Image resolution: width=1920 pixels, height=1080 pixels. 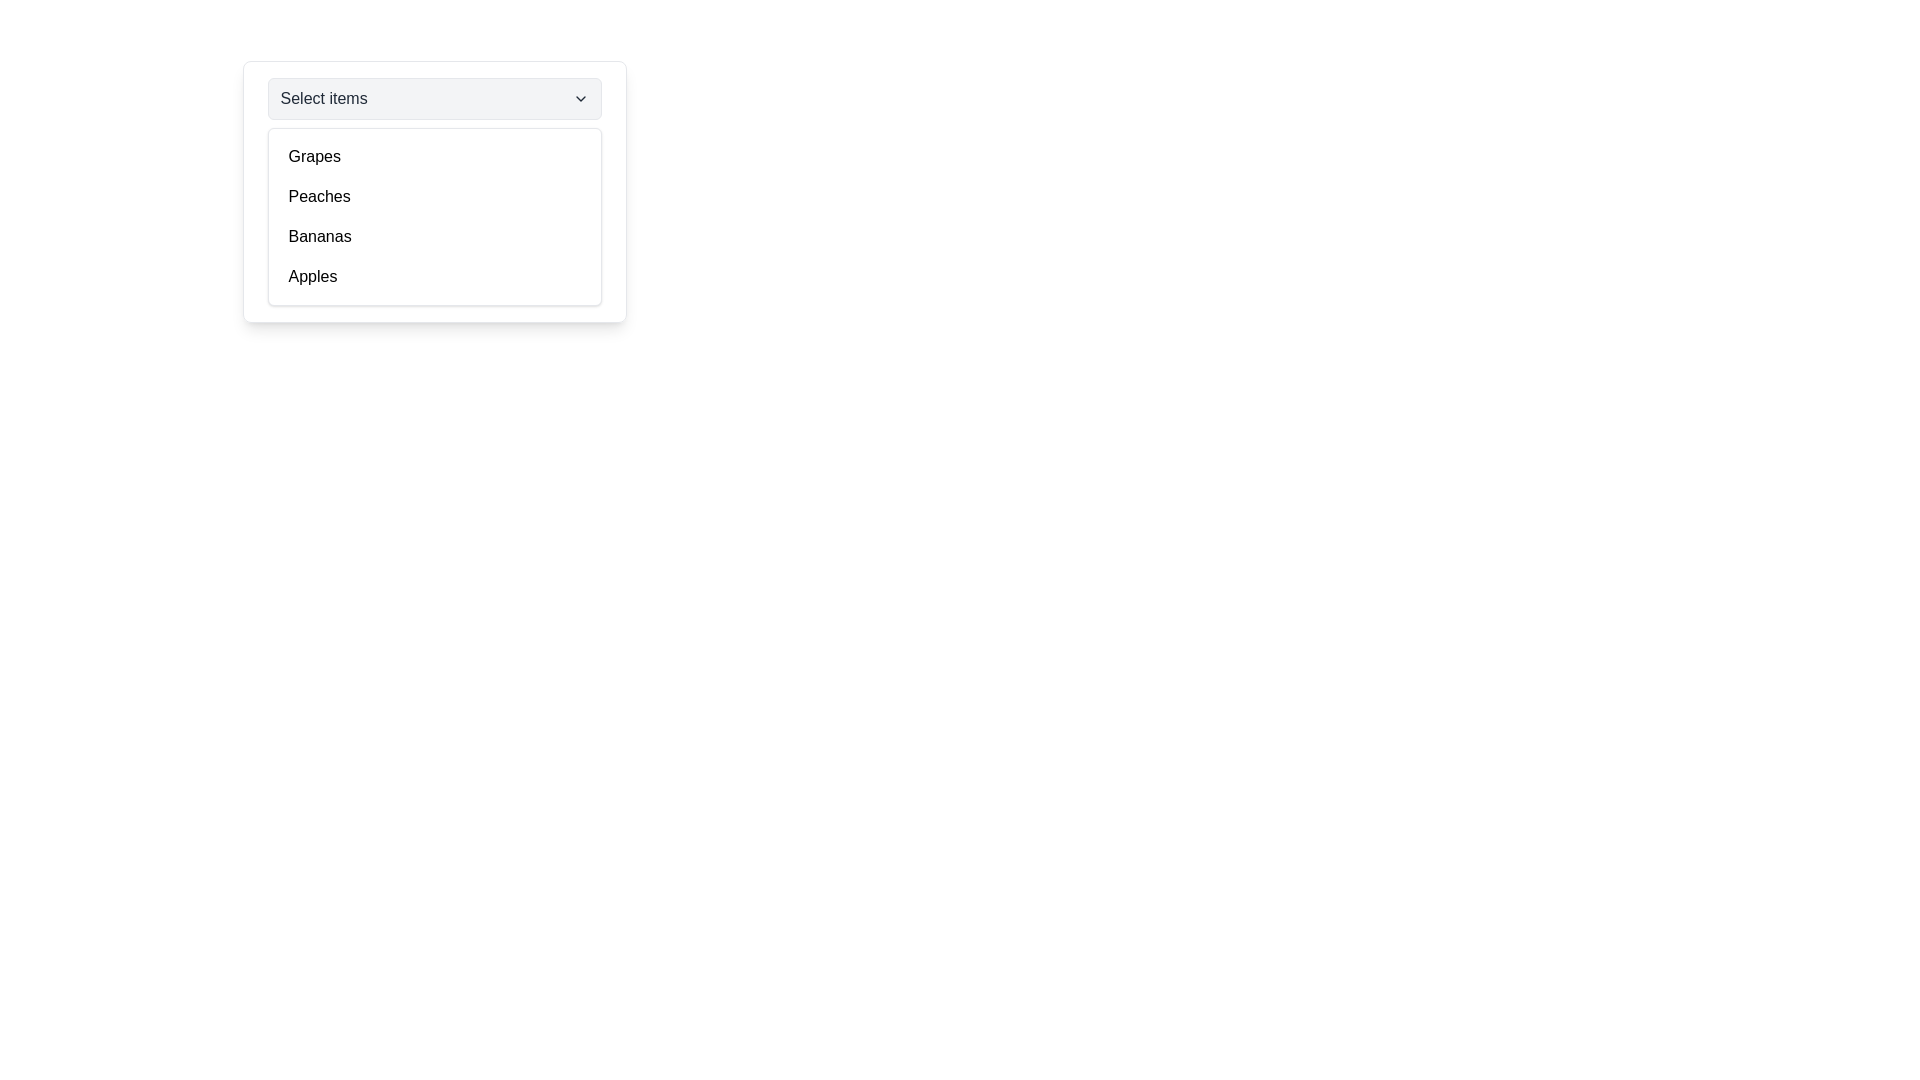 What do you see at coordinates (324, 99) in the screenshot?
I see `the text label reading 'Select items' located within the dropdown menu trigger area, positioned prominently to the left of the chevron icon` at bounding box center [324, 99].